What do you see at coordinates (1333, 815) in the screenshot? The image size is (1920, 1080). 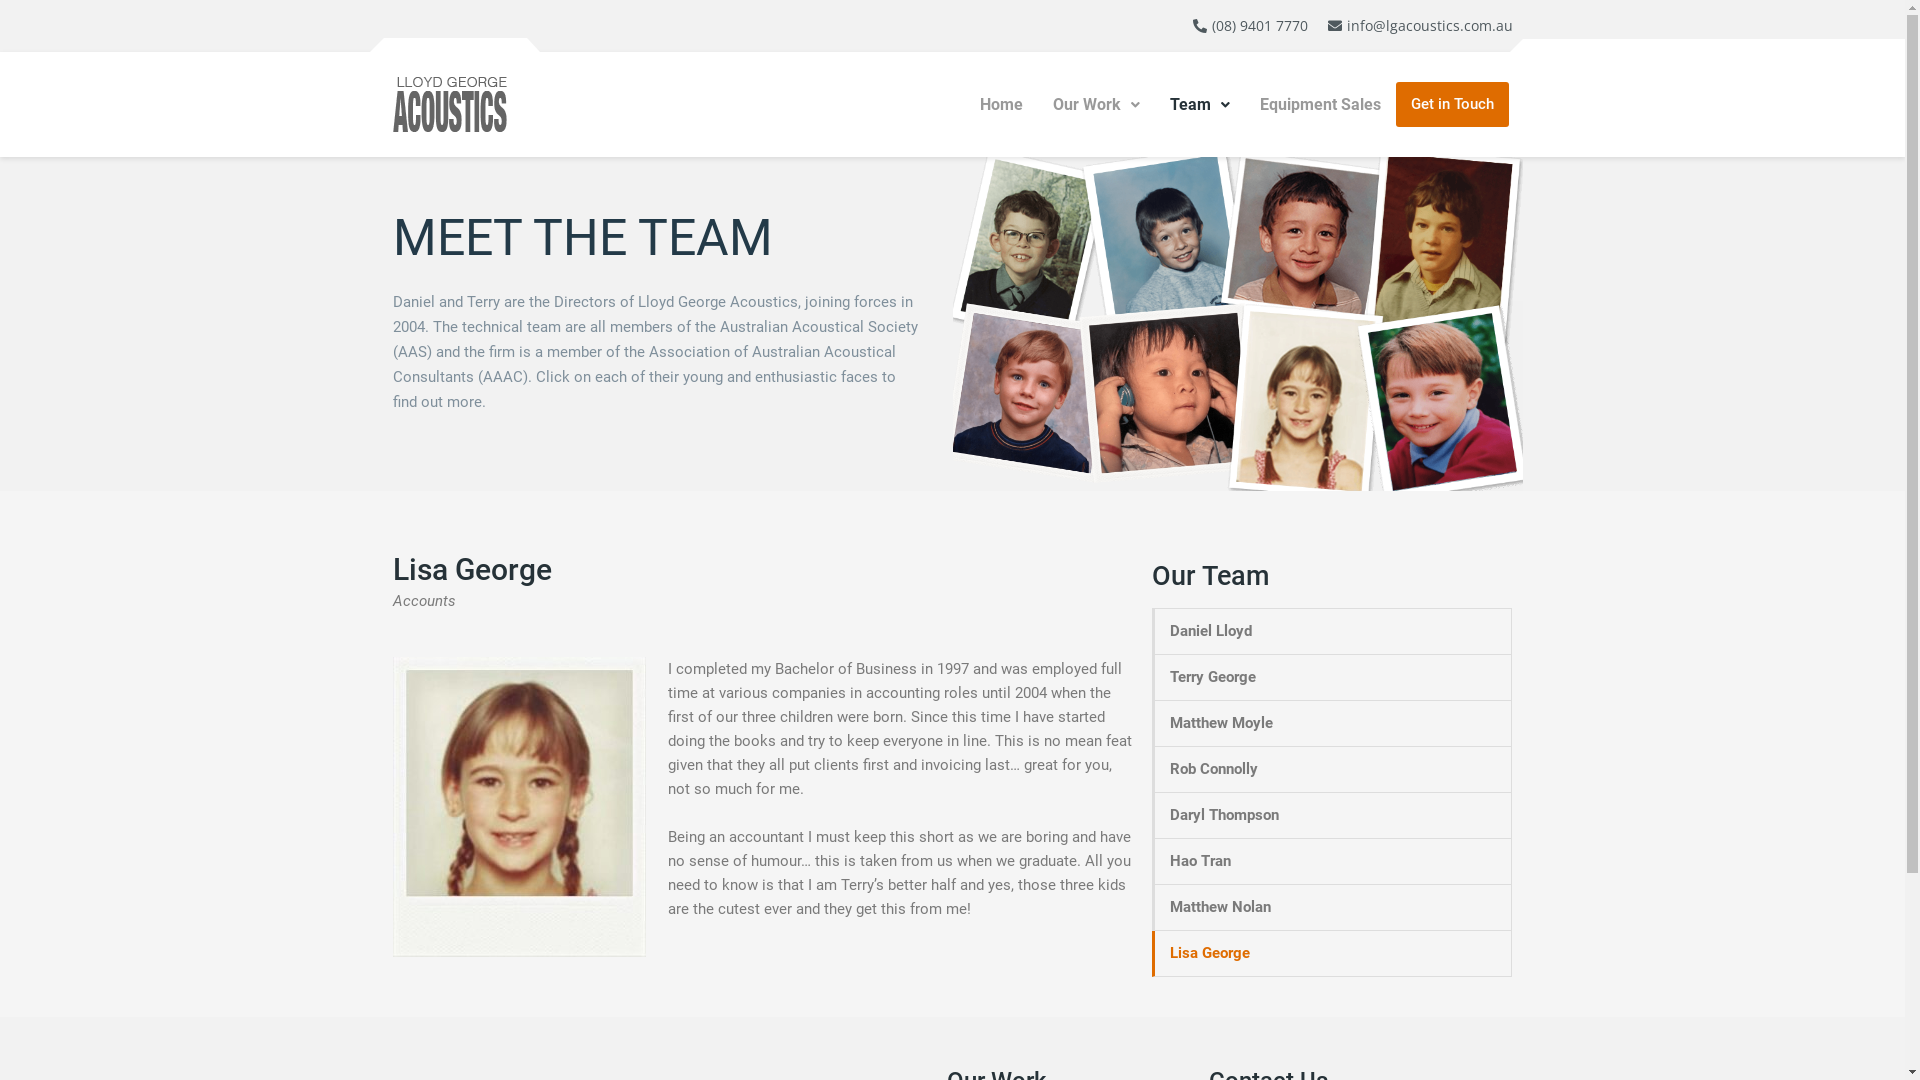 I see `'Daryl Thompson'` at bounding box center [1333, 815].